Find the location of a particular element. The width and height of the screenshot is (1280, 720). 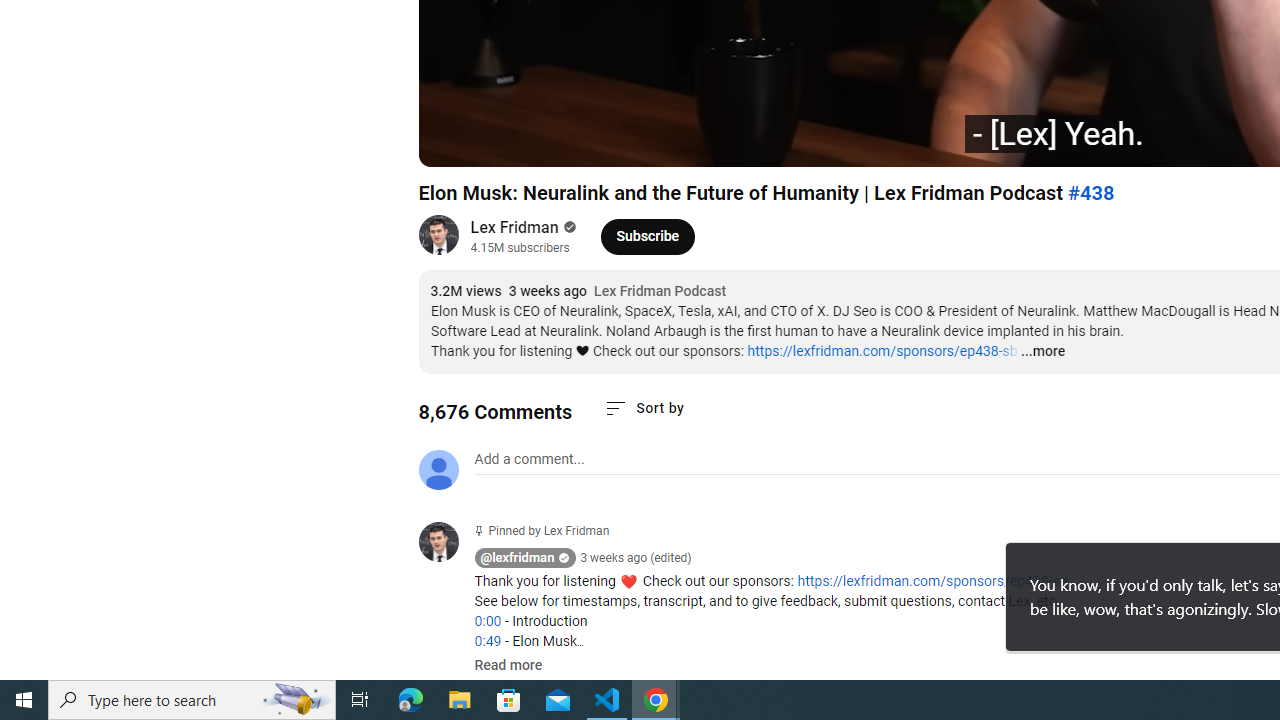

'3 weeks ago (edited)' is located at coordinates (635, 558).